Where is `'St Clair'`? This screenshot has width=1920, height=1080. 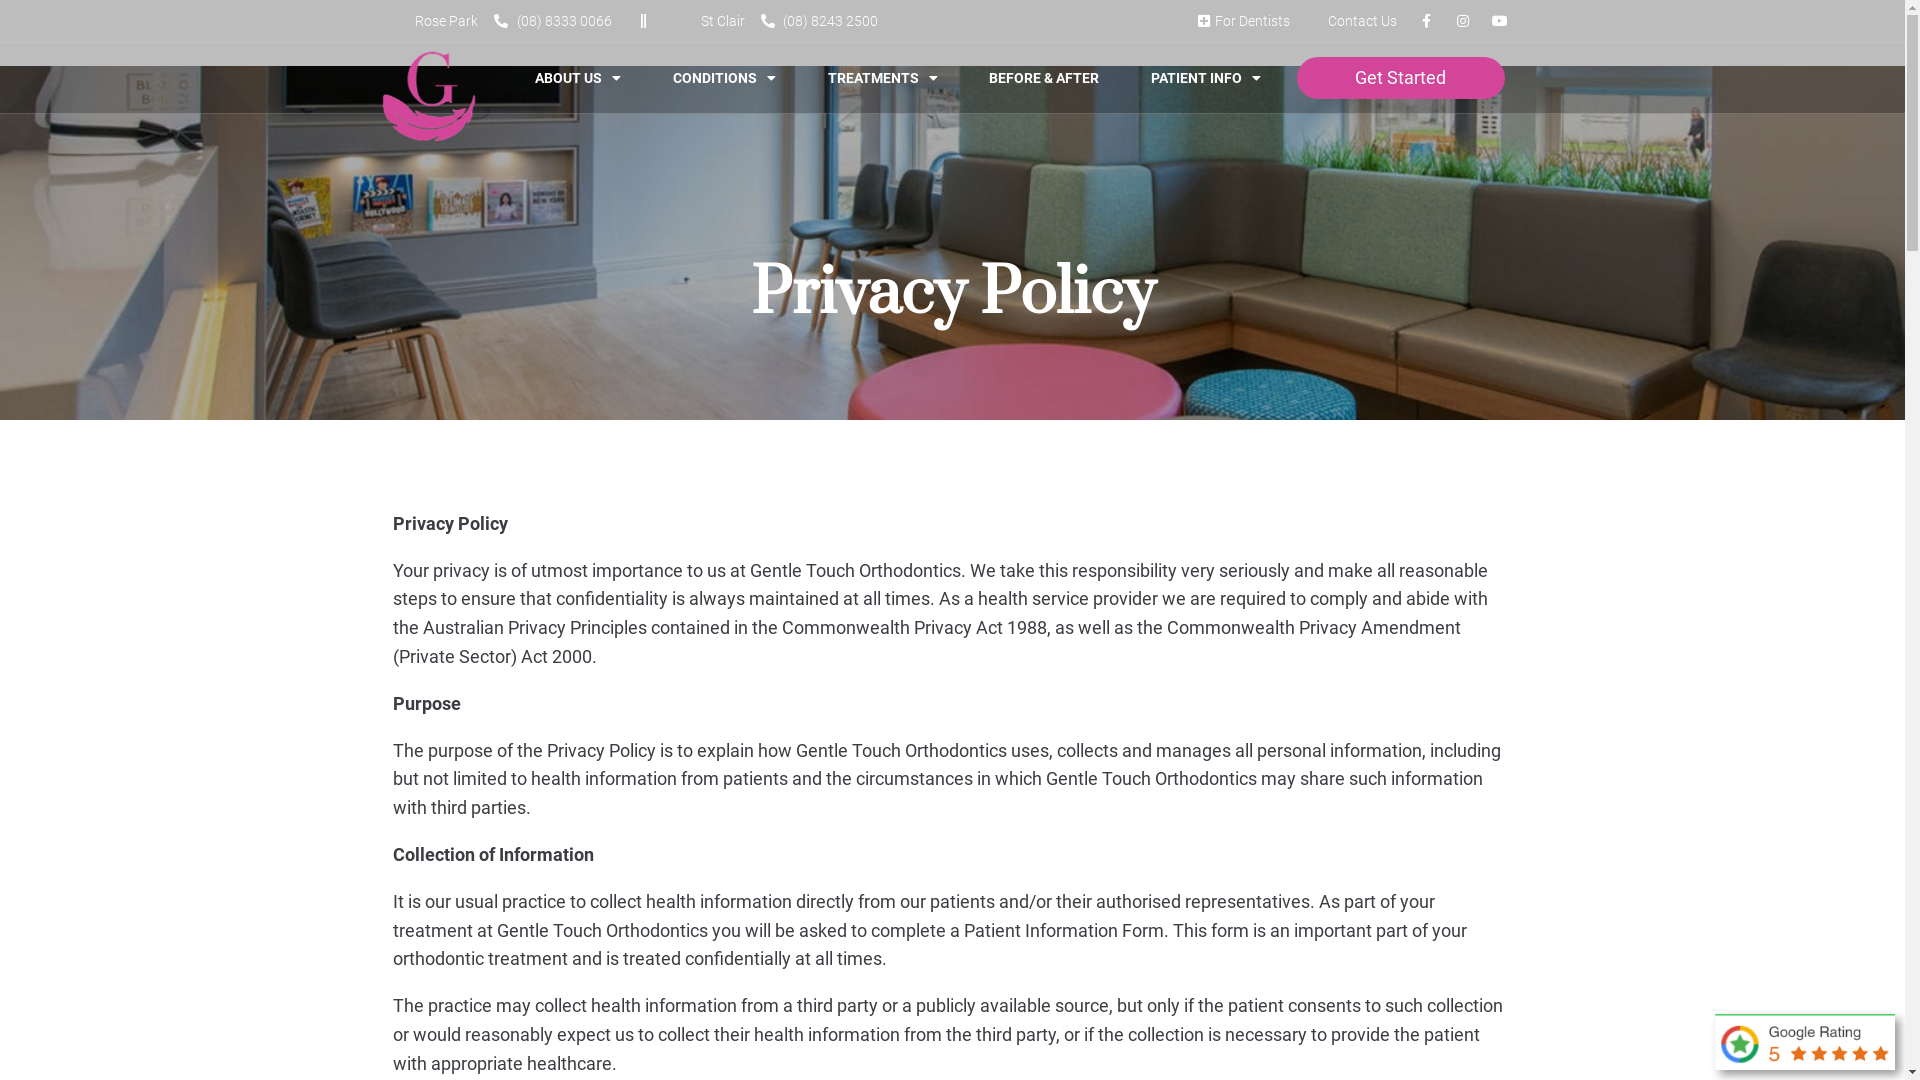 'St Clair' is located at coordinates (711, 20).